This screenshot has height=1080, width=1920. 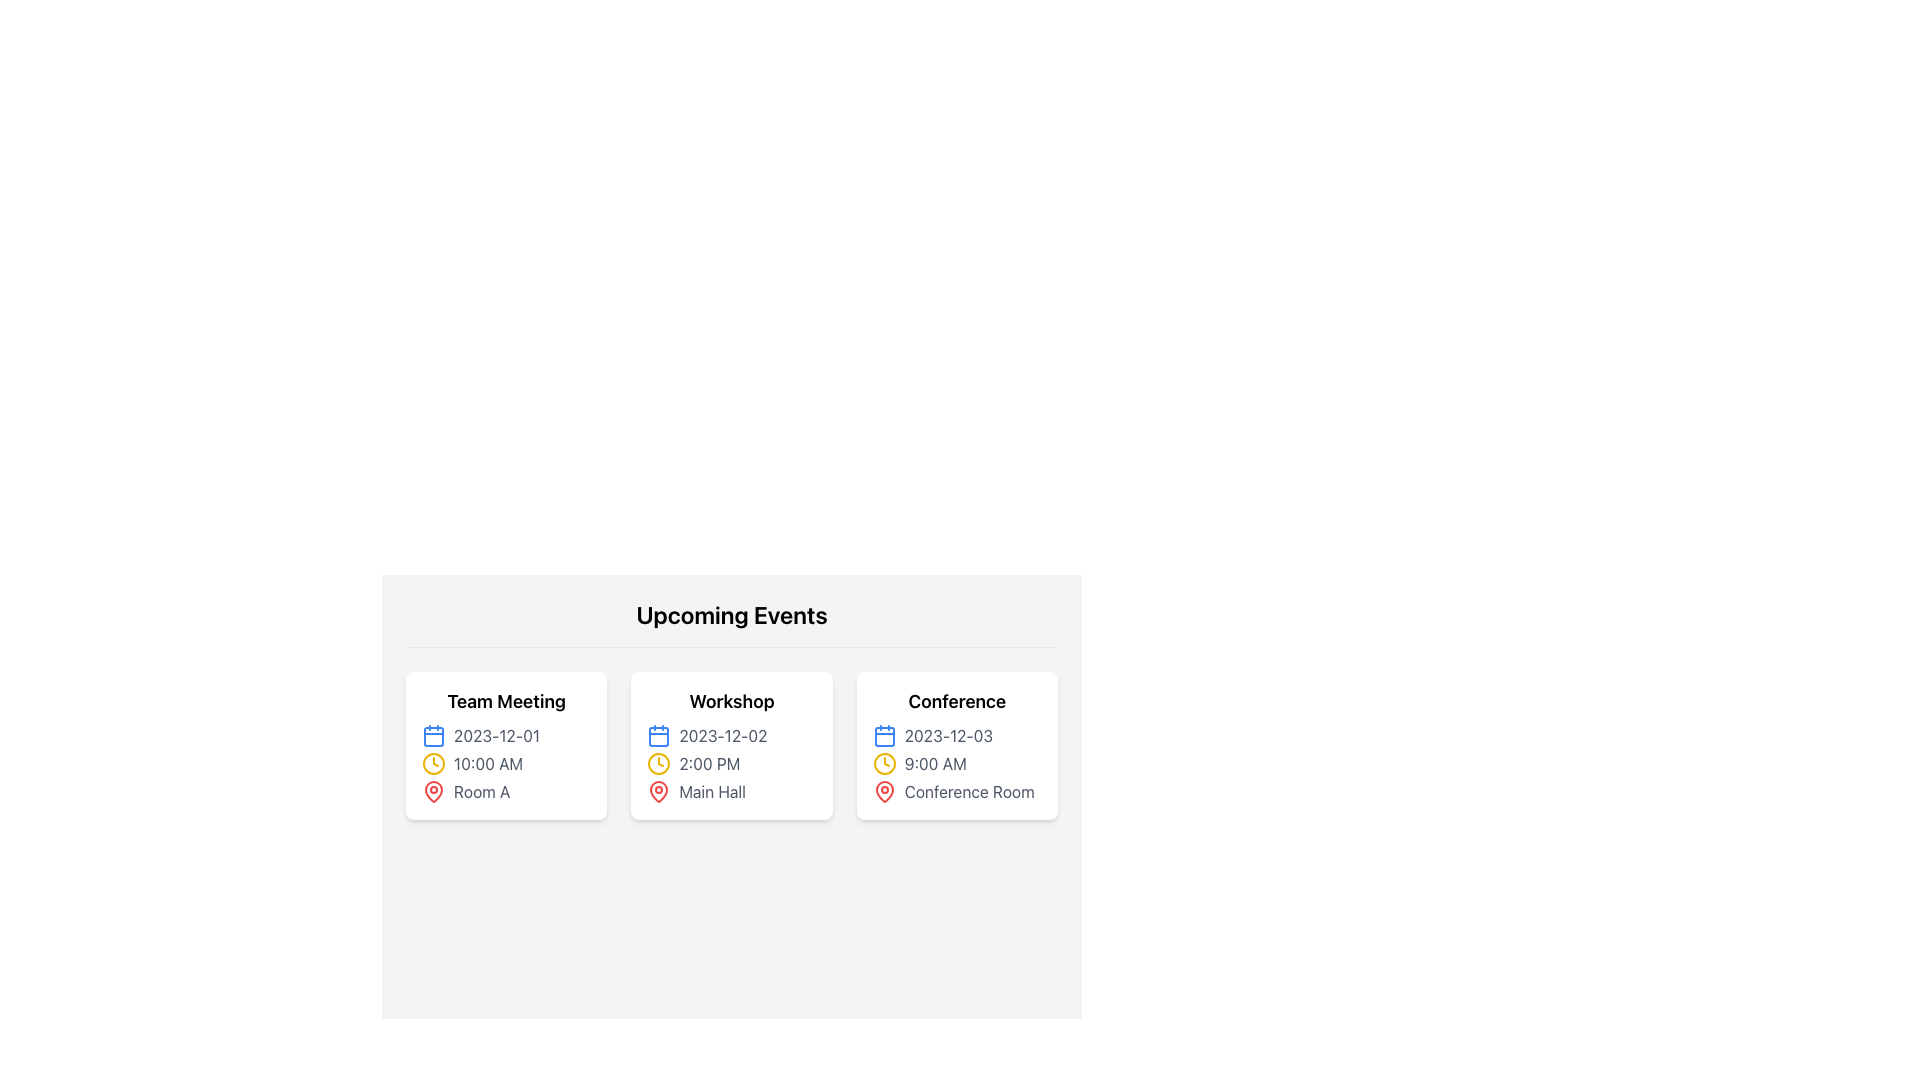 What do you see at coordinates (956, 745) in the screenshot?
I see `the Event Card that represents an upcoming event, which is the third card in a horizontally aligned grid, located to the immediate right of the 'Workshop' card` at bounding box center [956, 745].